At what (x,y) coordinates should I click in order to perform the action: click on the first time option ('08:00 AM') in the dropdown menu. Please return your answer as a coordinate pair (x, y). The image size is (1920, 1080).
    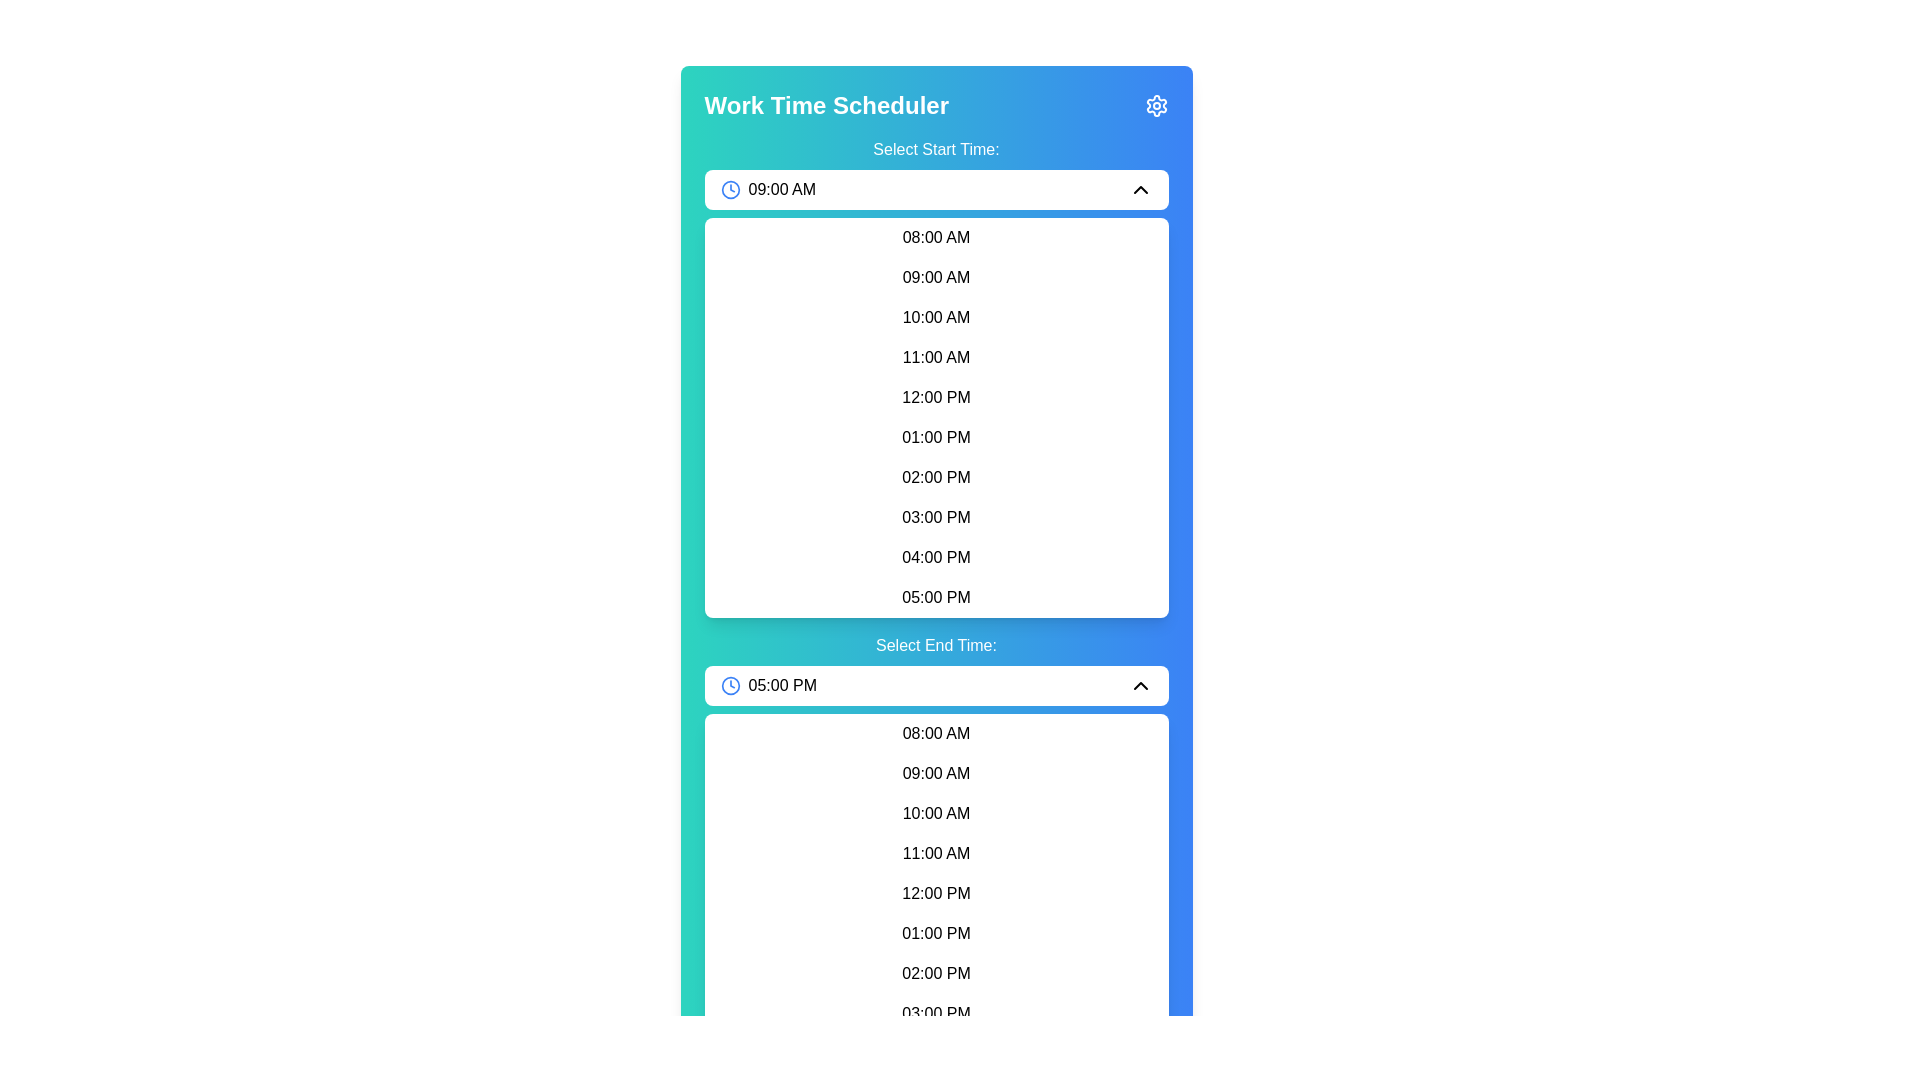
    Looking at the image, I should click on (935, 237).